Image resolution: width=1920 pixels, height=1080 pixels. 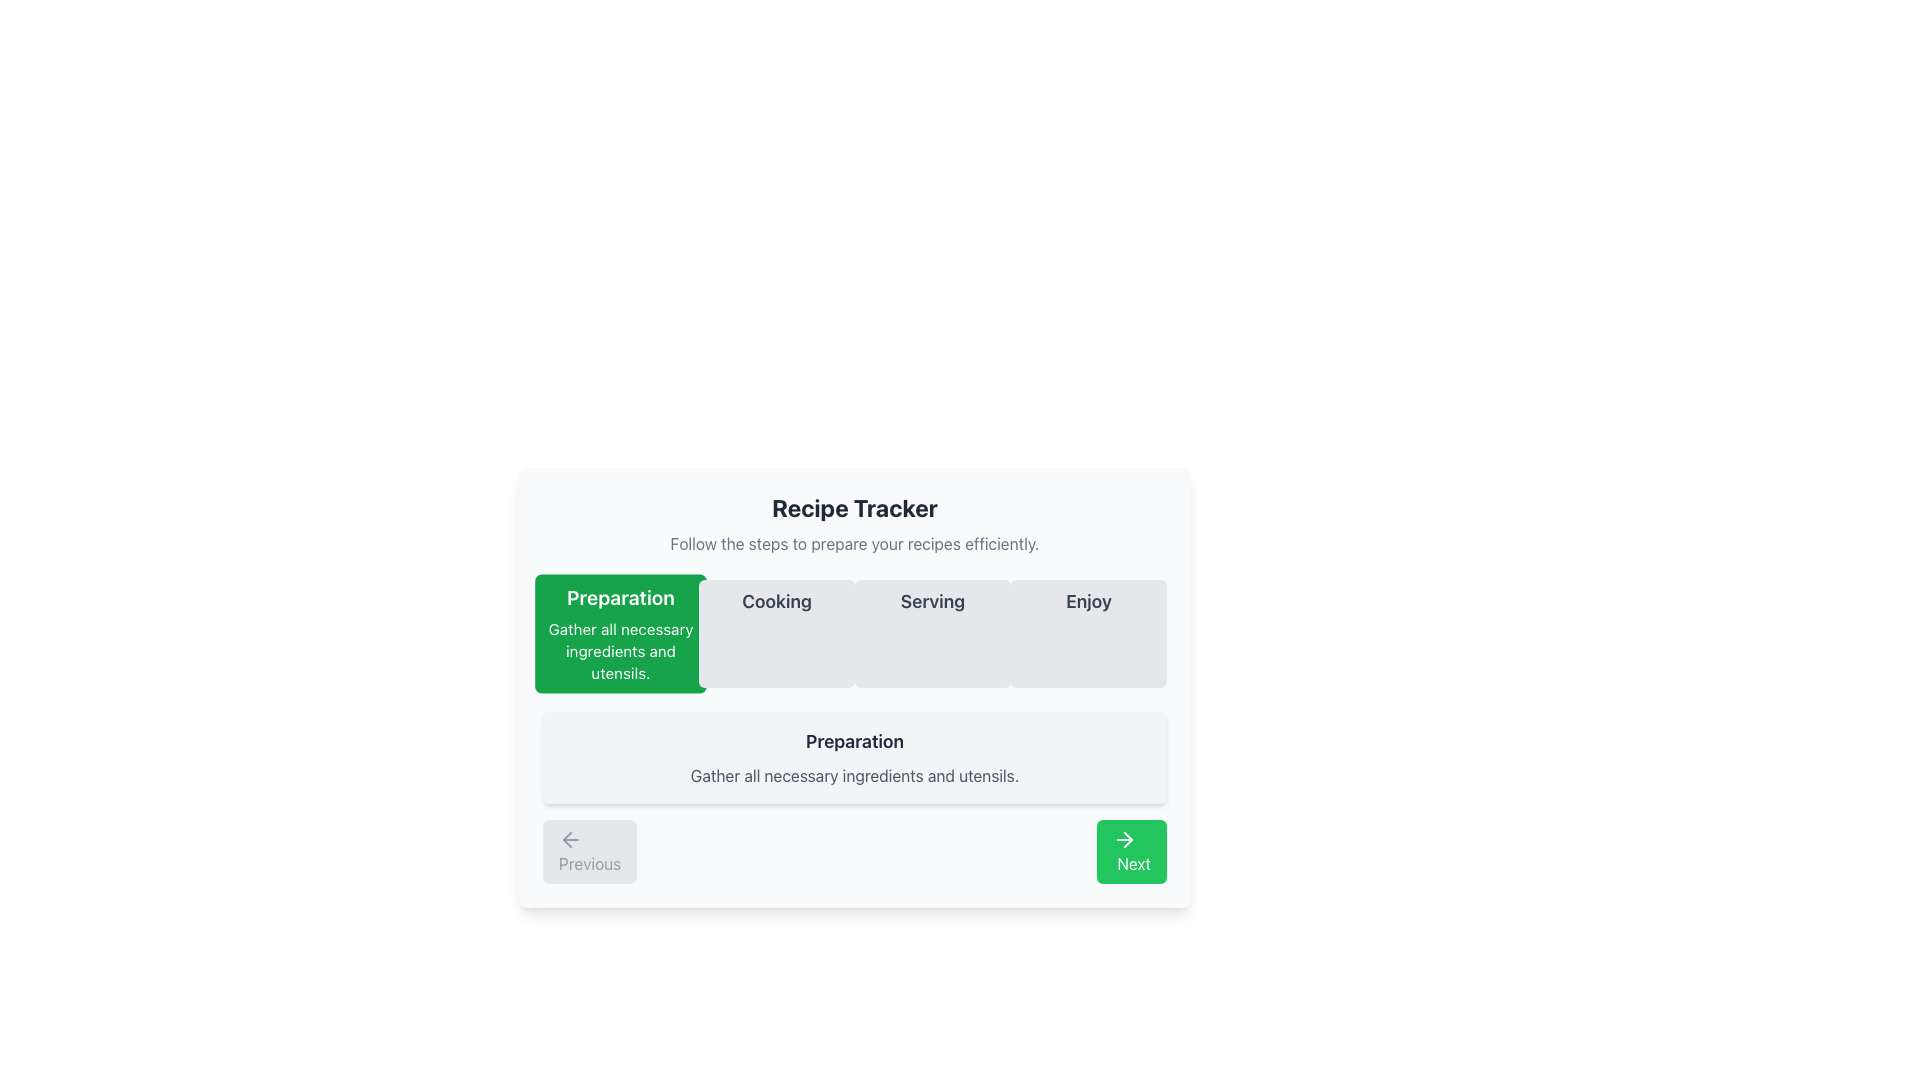 What do you see at coordinates (619, 596) in the screenshot?
I see `the 'Preparation' text label, which identifies the preparation stage of the recipe process and is centrally aligned within a green rectangular background at the upper-left area of the interface` at bounding box center [619, 596].